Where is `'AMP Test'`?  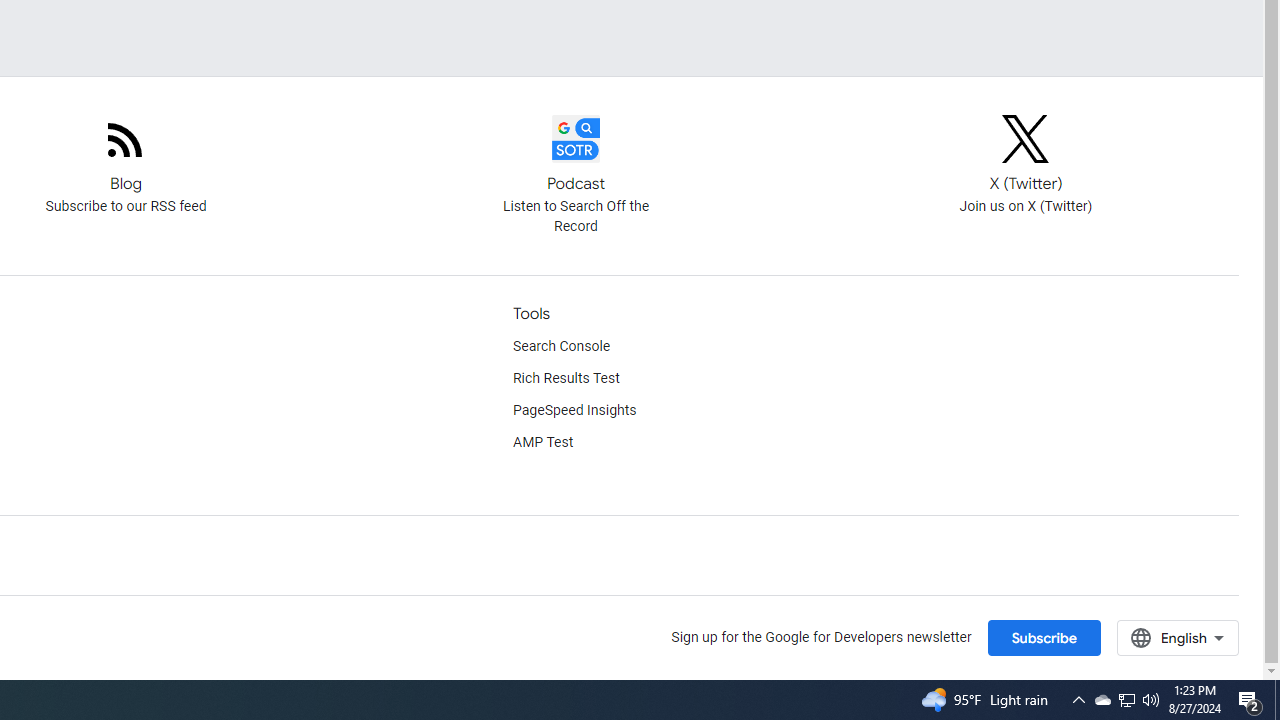 'AMP Test' is located at coordinates (543, 442).